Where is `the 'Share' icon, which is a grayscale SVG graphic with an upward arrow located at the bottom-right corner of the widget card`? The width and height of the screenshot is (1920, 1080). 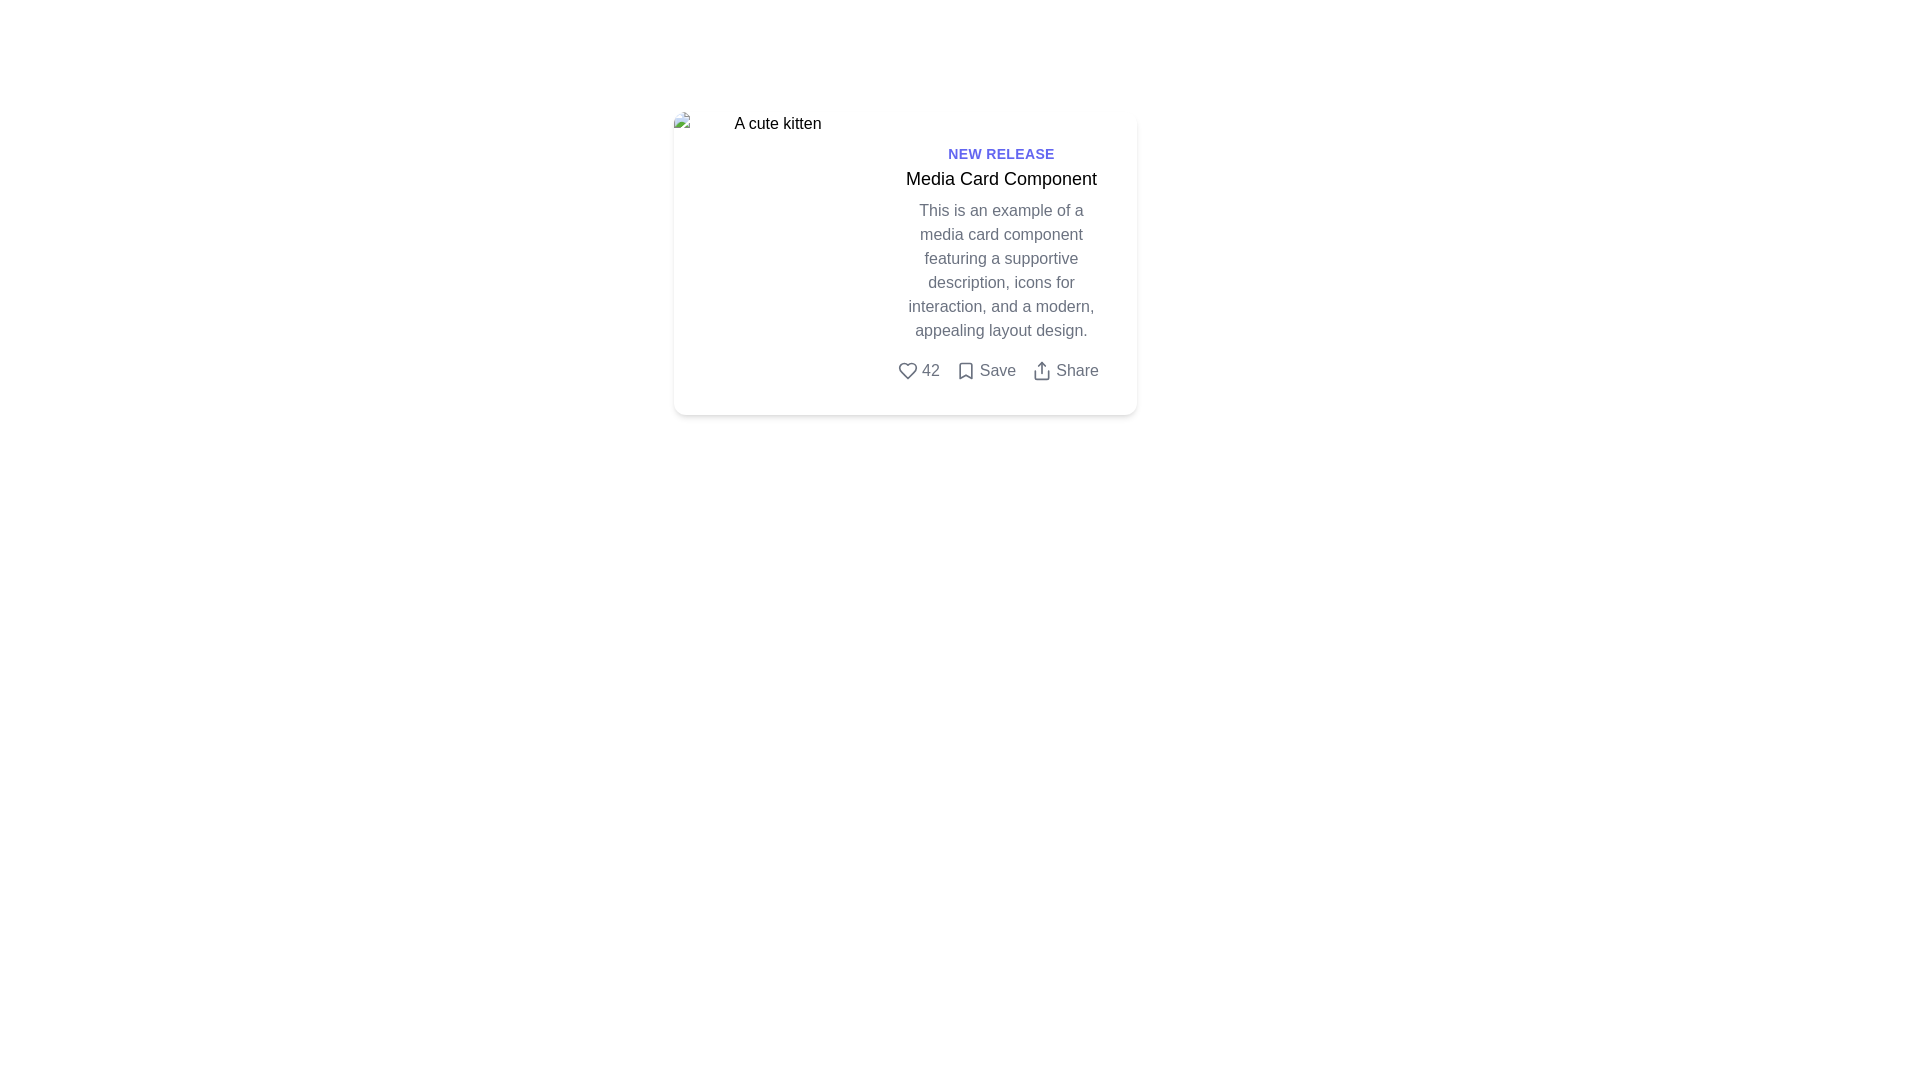 the 'Share' icon, which is a grayscale SVG graphic with an upward arrow located at the bottom-right corner of the widget card is located at coordinates (1041, 370).